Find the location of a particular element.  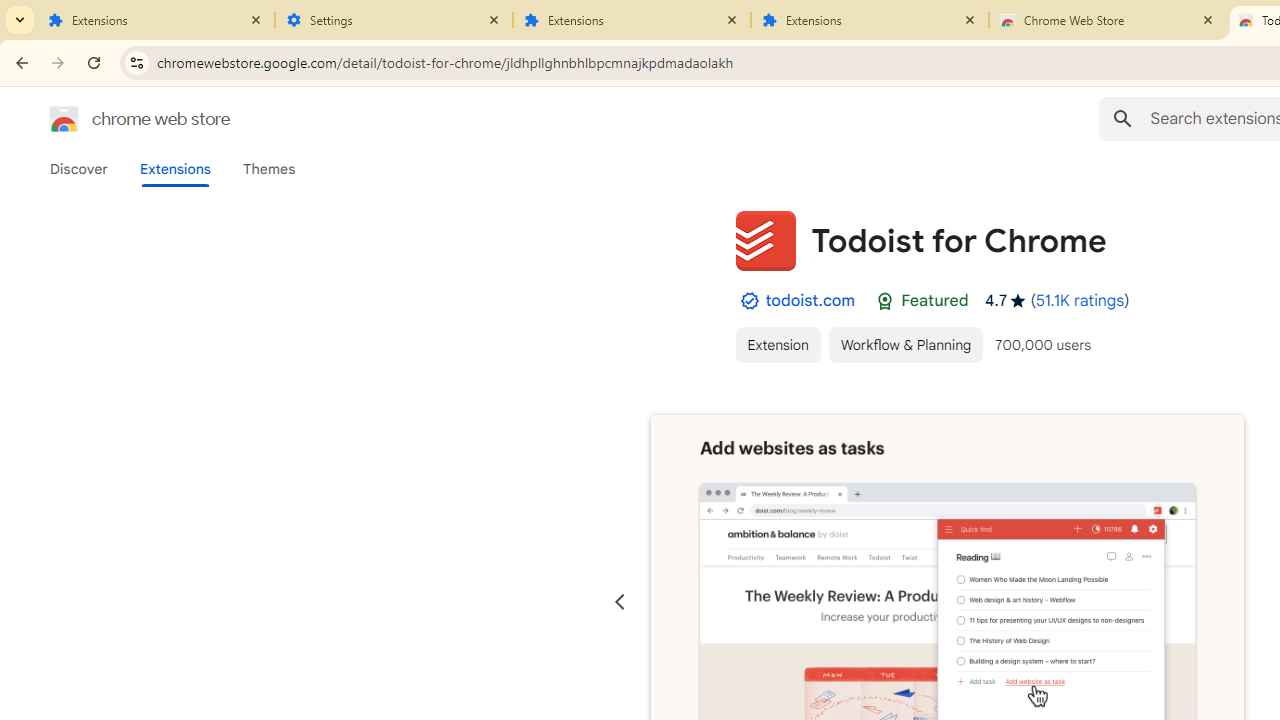

'Extension' is located at coordinates (776, 343).